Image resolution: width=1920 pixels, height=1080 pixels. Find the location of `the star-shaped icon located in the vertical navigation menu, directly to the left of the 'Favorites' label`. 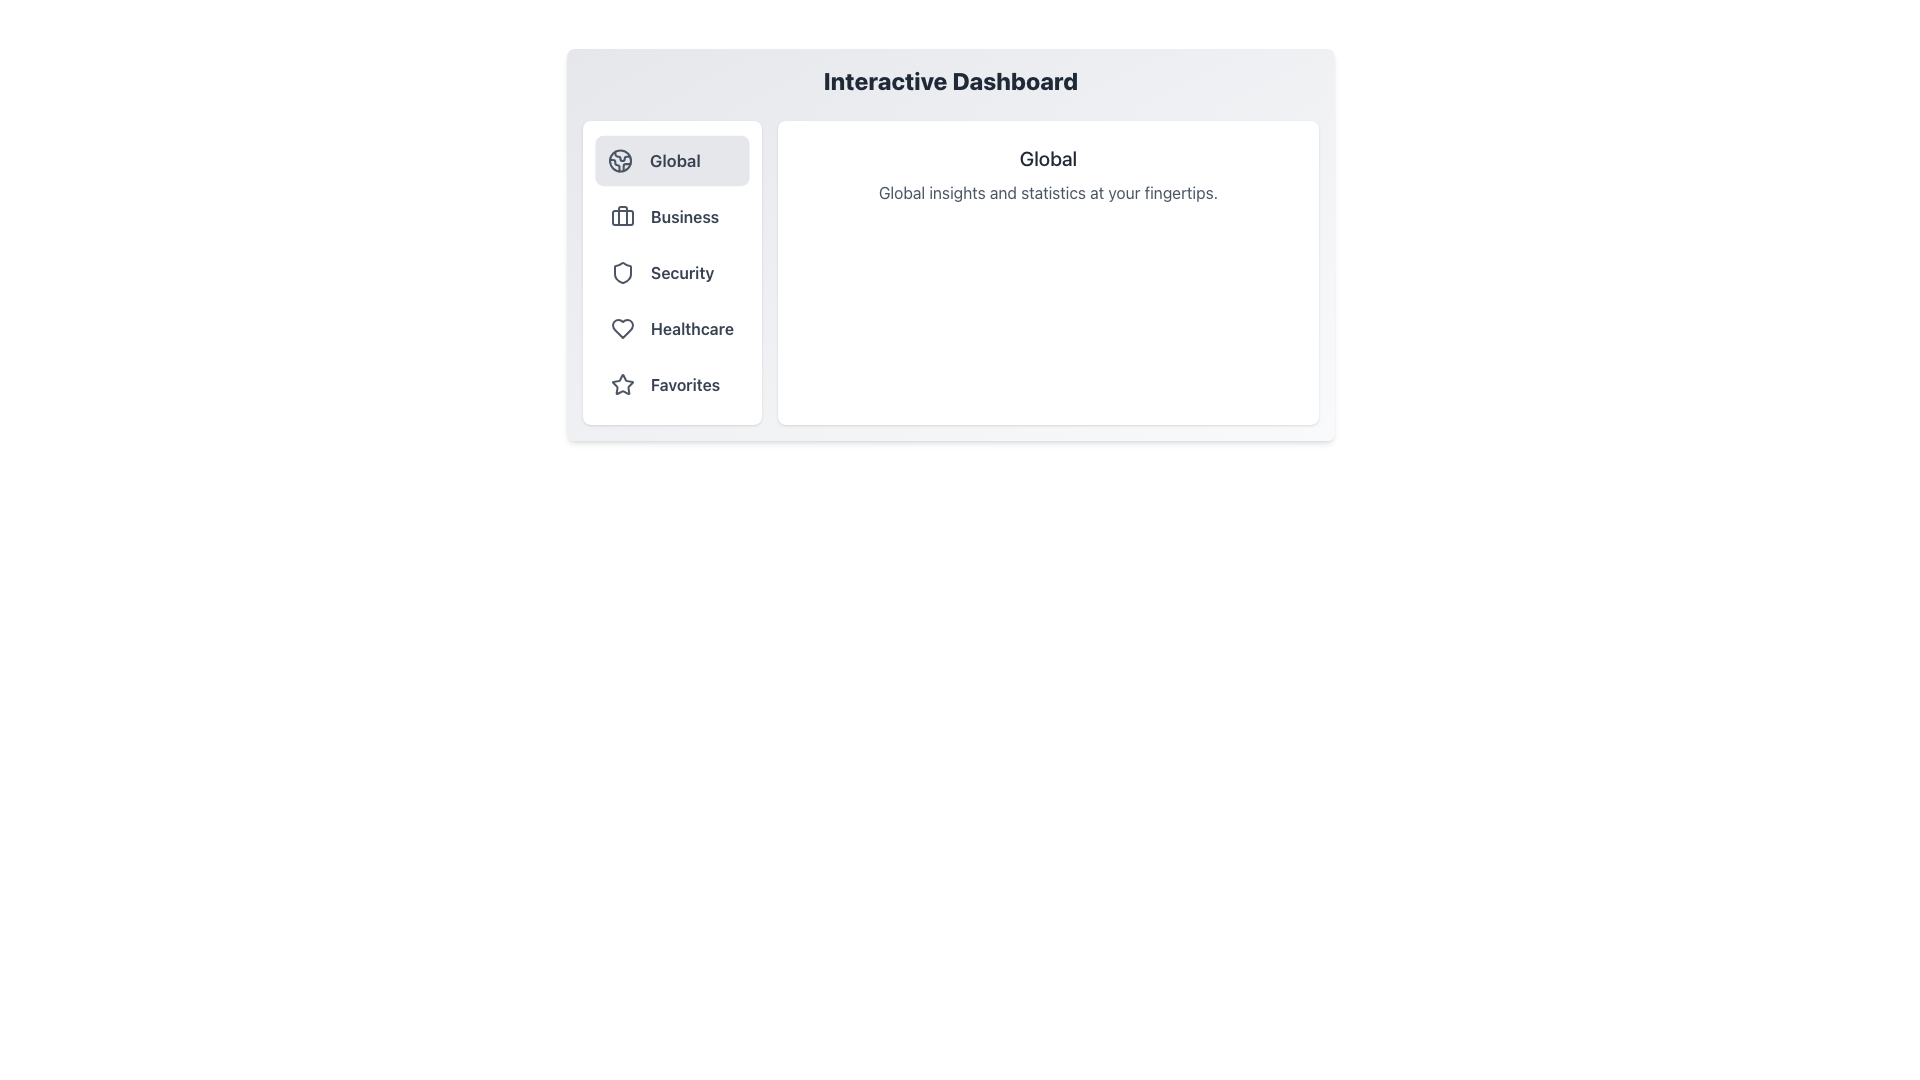

the star-shaped icon located in the vertical navigation menu, directly to the left of the 'Favorites' label is located at coordinates (621, 384).